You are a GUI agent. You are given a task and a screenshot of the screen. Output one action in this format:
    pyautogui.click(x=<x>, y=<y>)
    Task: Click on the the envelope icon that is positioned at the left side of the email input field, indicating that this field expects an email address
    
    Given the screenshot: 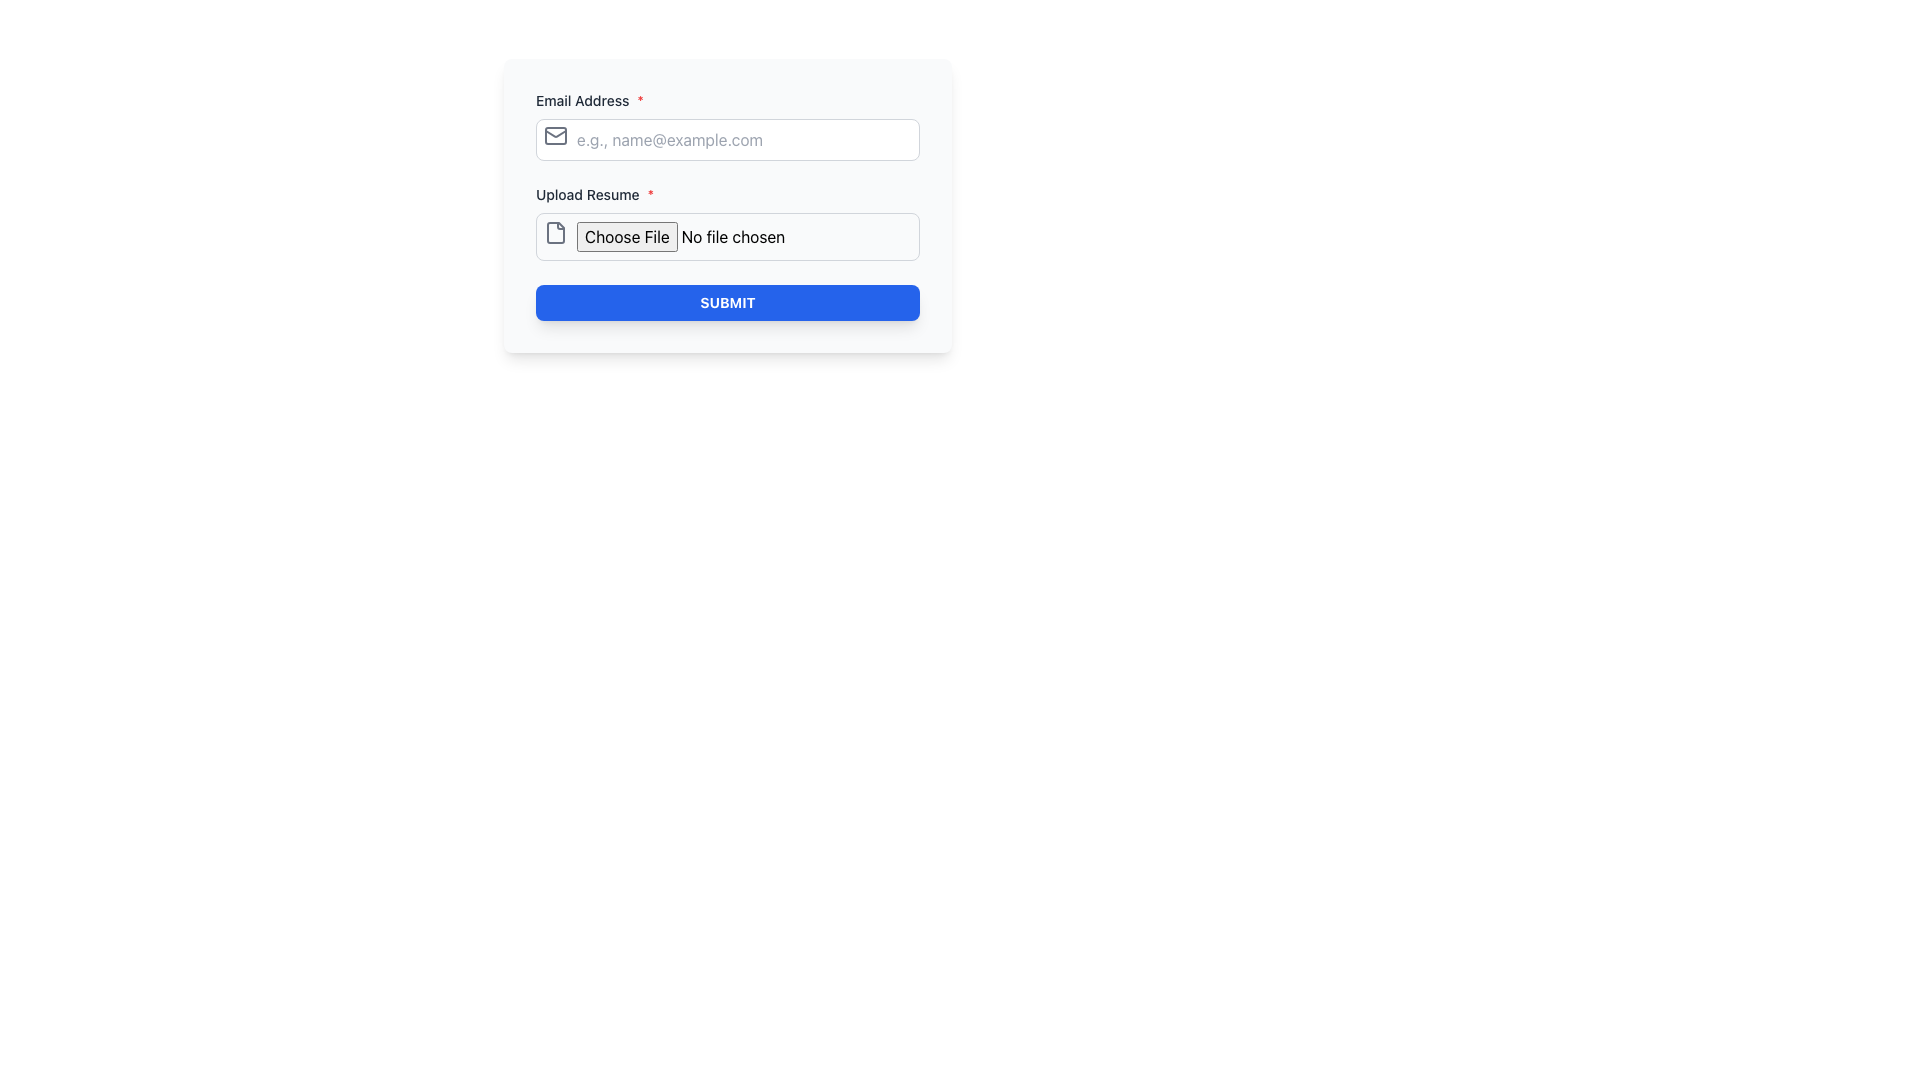 What is the action you would take?
    pyautogui.click(x=556, y=135)
    